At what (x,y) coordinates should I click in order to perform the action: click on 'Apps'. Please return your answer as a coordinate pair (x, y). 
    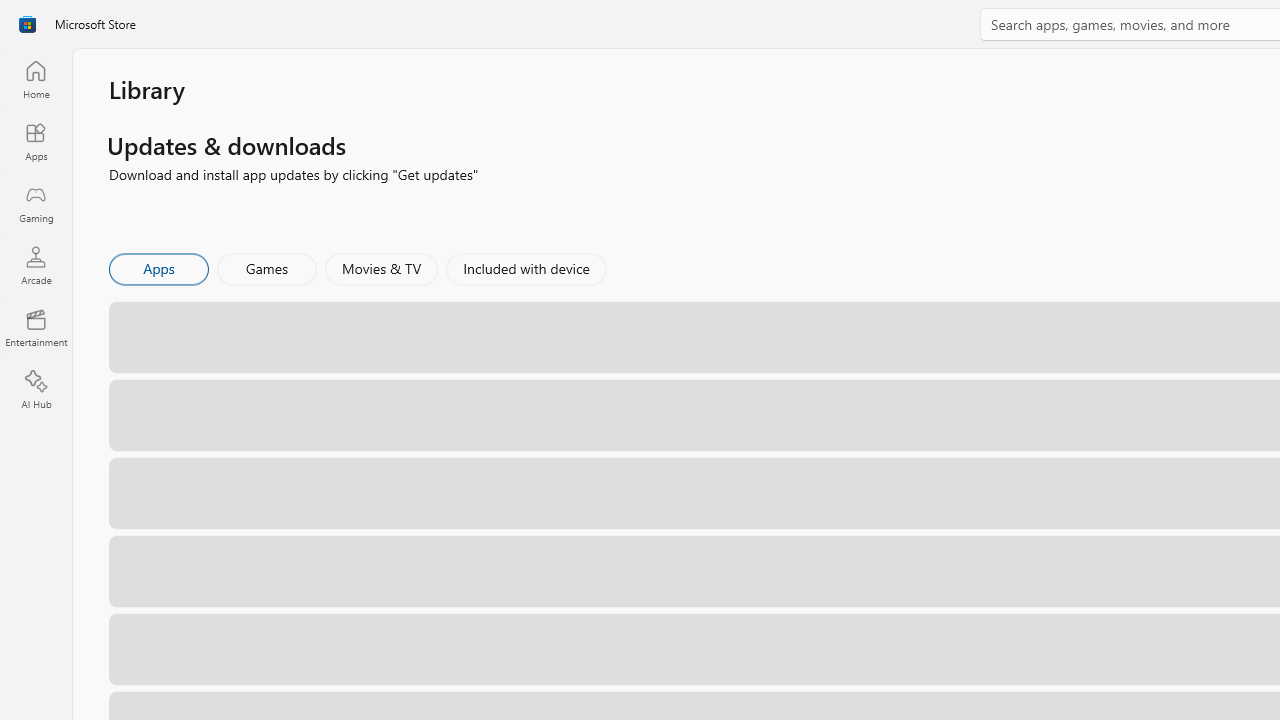
    Looking at the image, I should click on (157, 267).